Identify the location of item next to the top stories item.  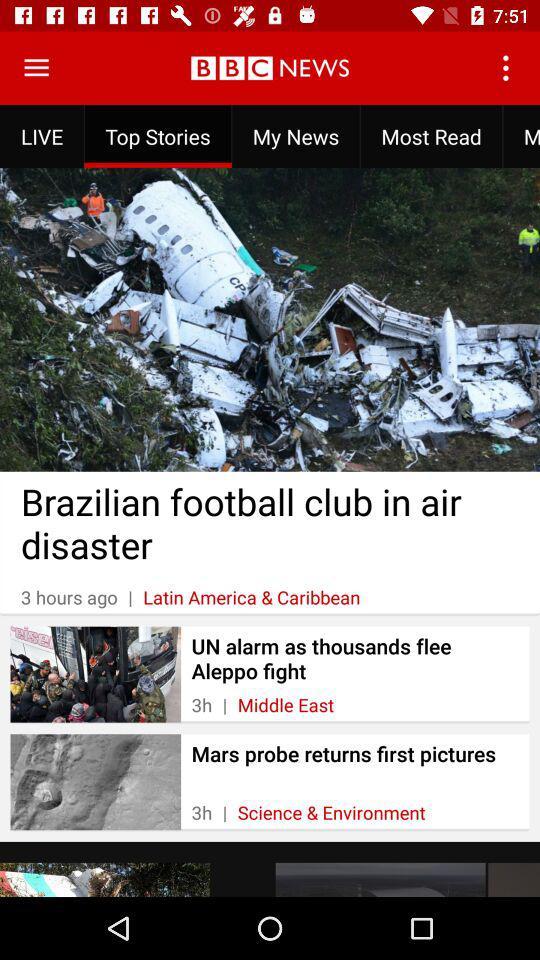
(36, 68).